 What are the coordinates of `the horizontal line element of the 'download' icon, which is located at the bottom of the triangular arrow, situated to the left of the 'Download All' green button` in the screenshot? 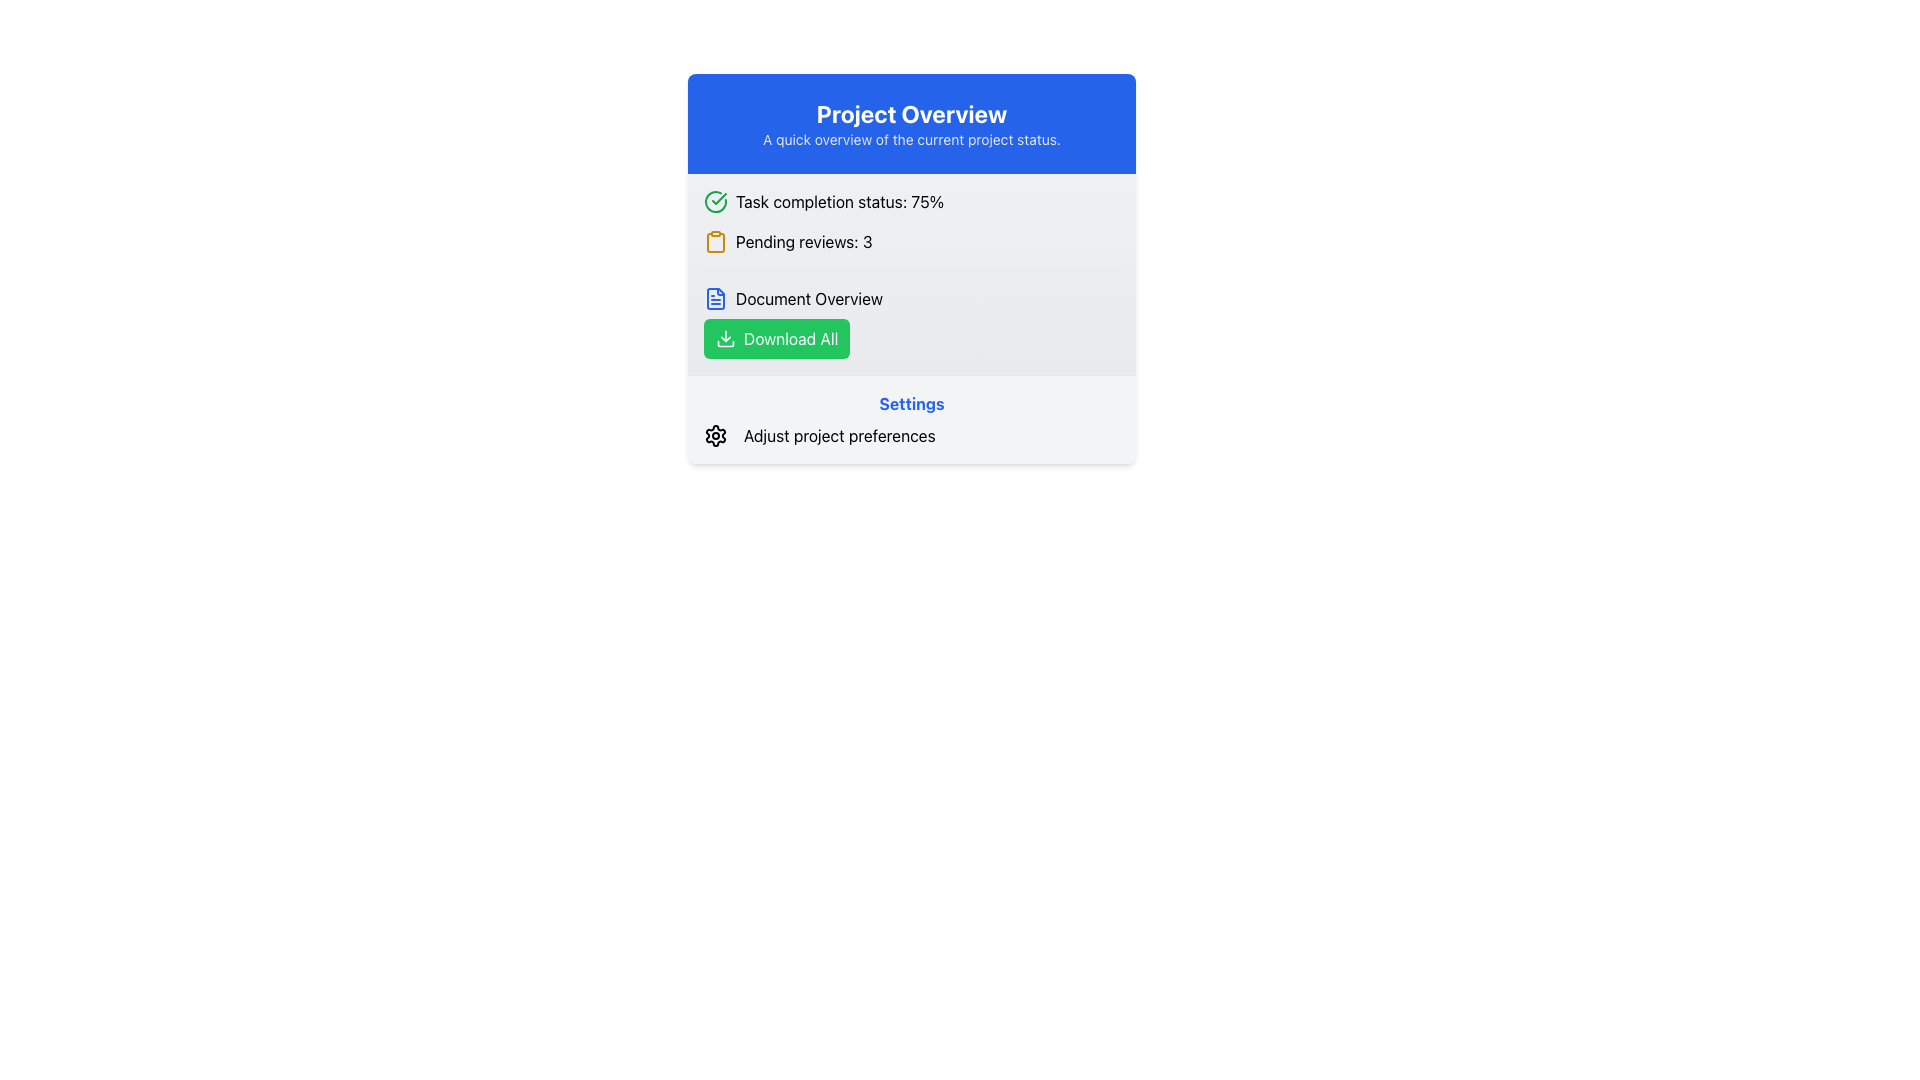 It's located at (724, 342).